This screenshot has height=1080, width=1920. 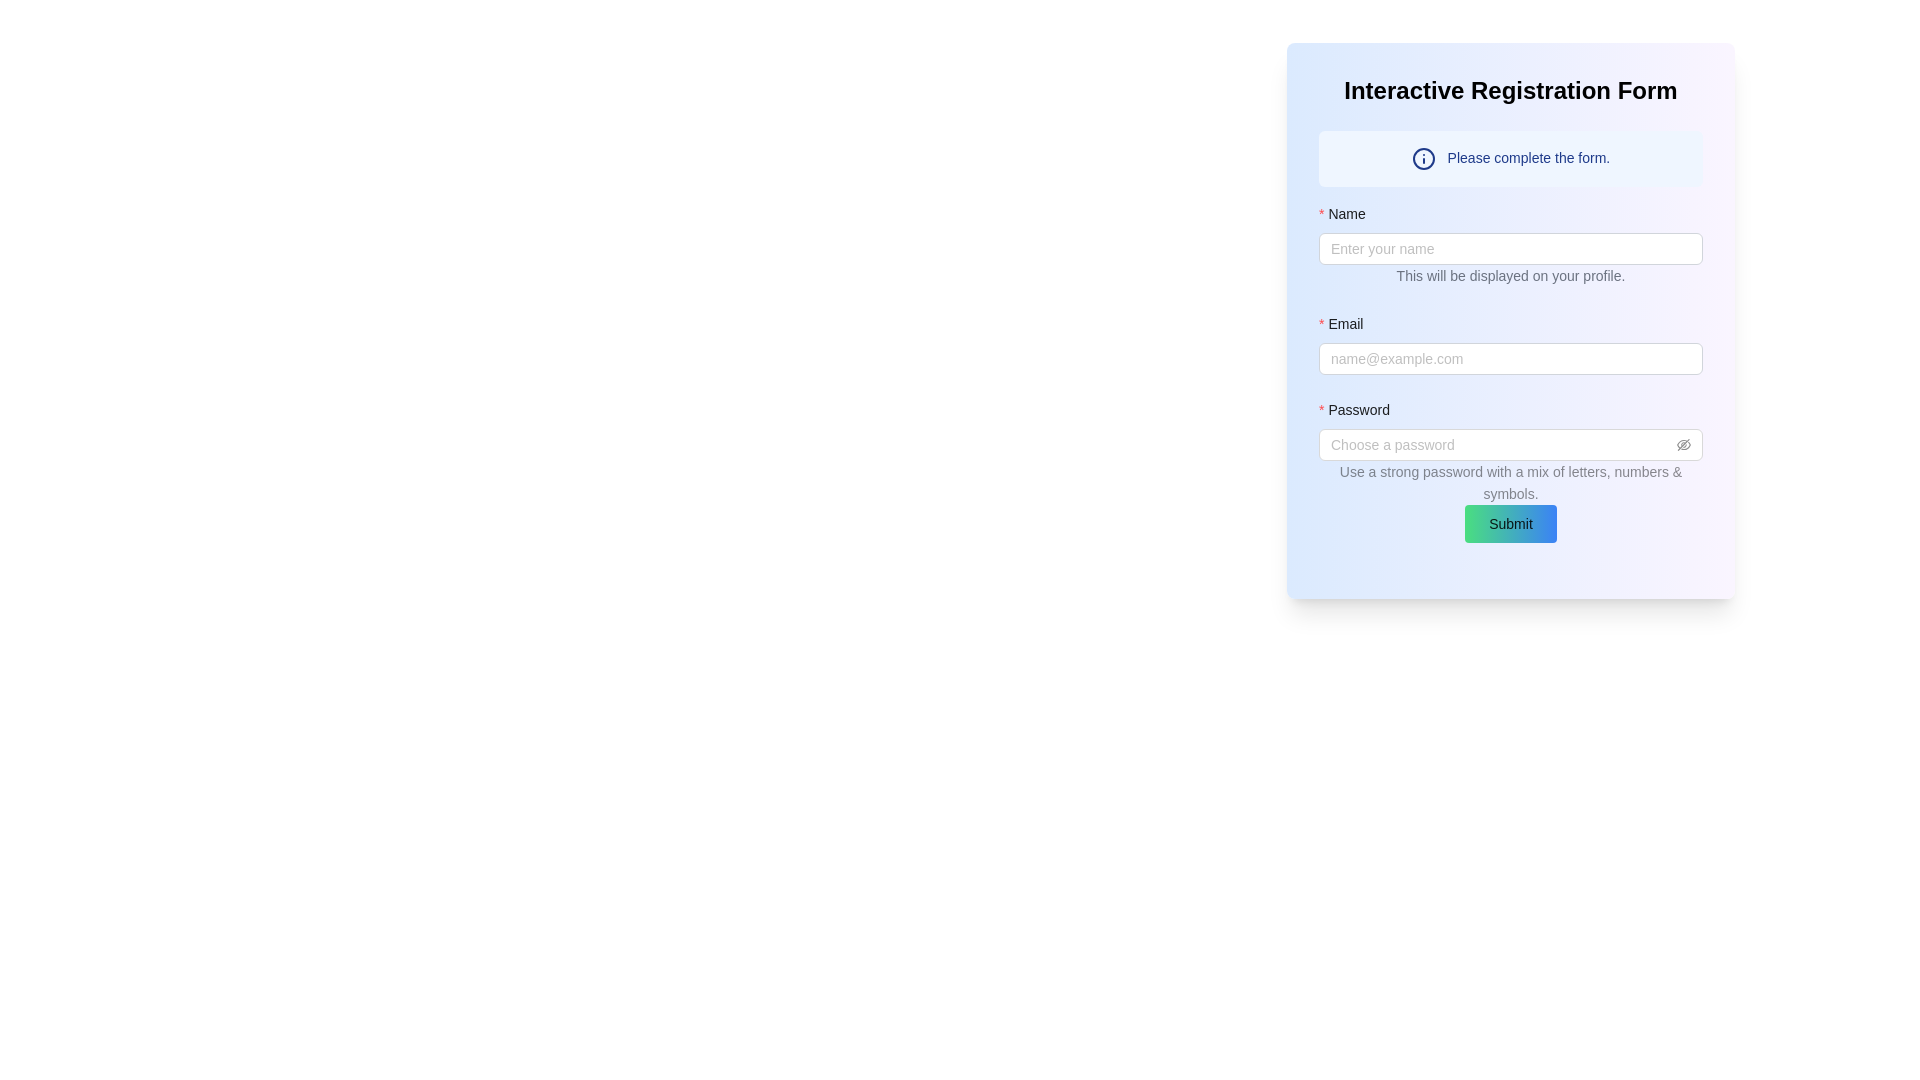 I want to click on the circular icon element indicating the need for the user to complete the form, located to the left of the 'Please complete the form.' text in the registration form header, so click(x=1422, y=158).